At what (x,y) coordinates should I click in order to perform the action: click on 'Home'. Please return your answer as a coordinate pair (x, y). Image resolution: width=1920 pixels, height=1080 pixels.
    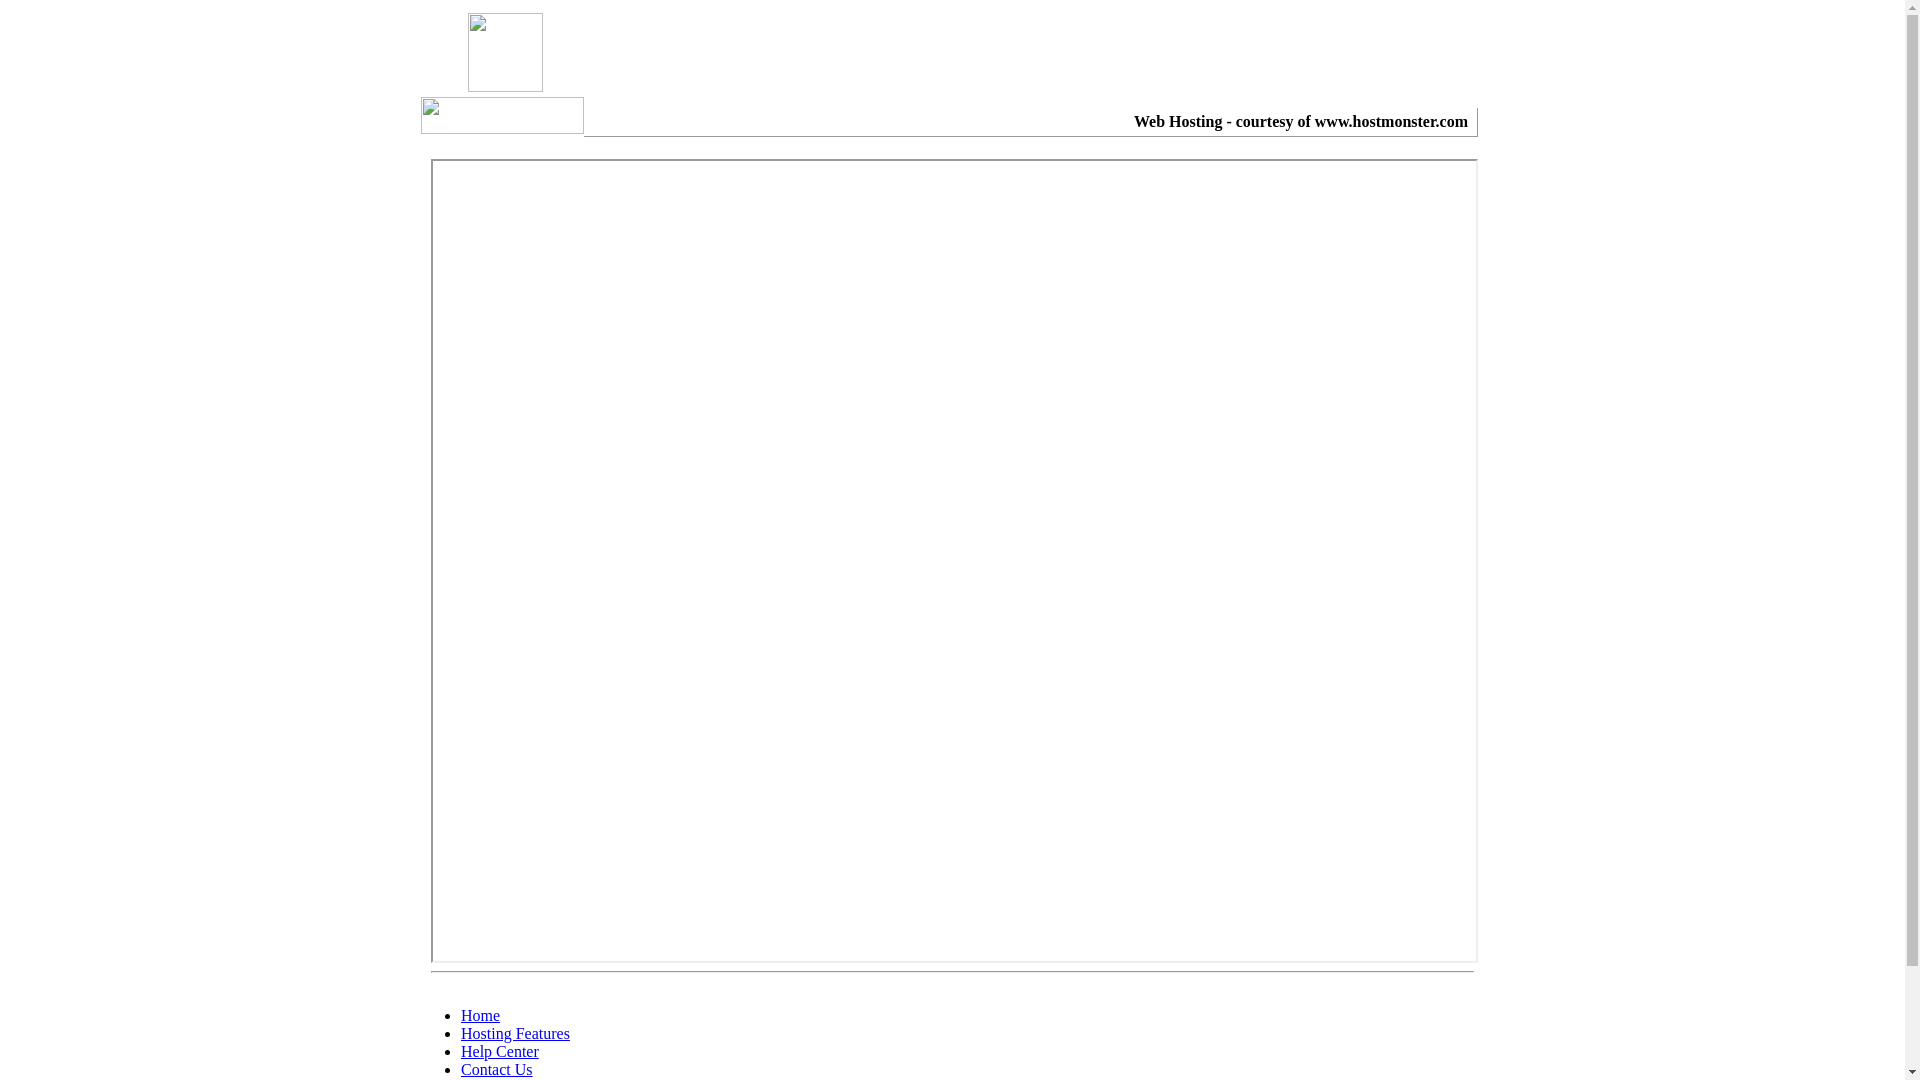
    Looking at the image, I should click on (459, 1015).